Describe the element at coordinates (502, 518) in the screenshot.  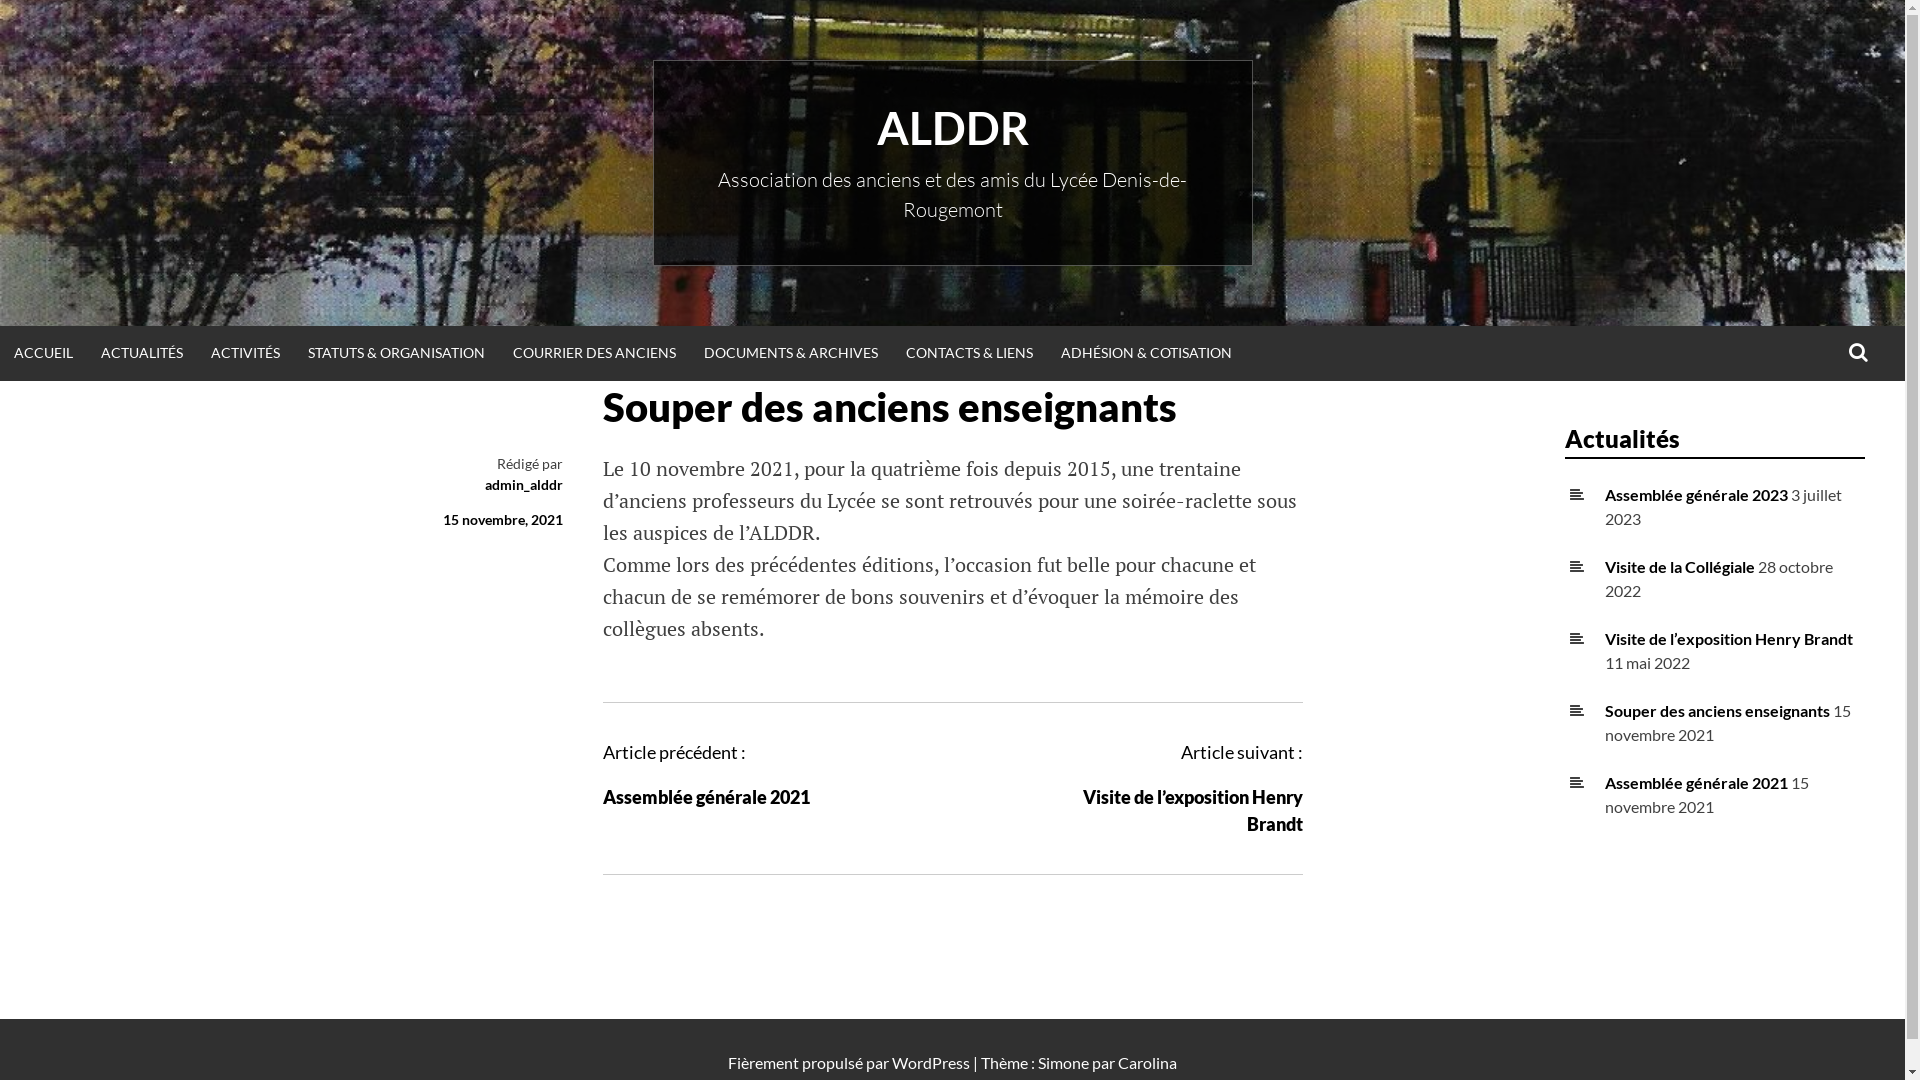
I see `'15 novembre, 2021'` at that location.